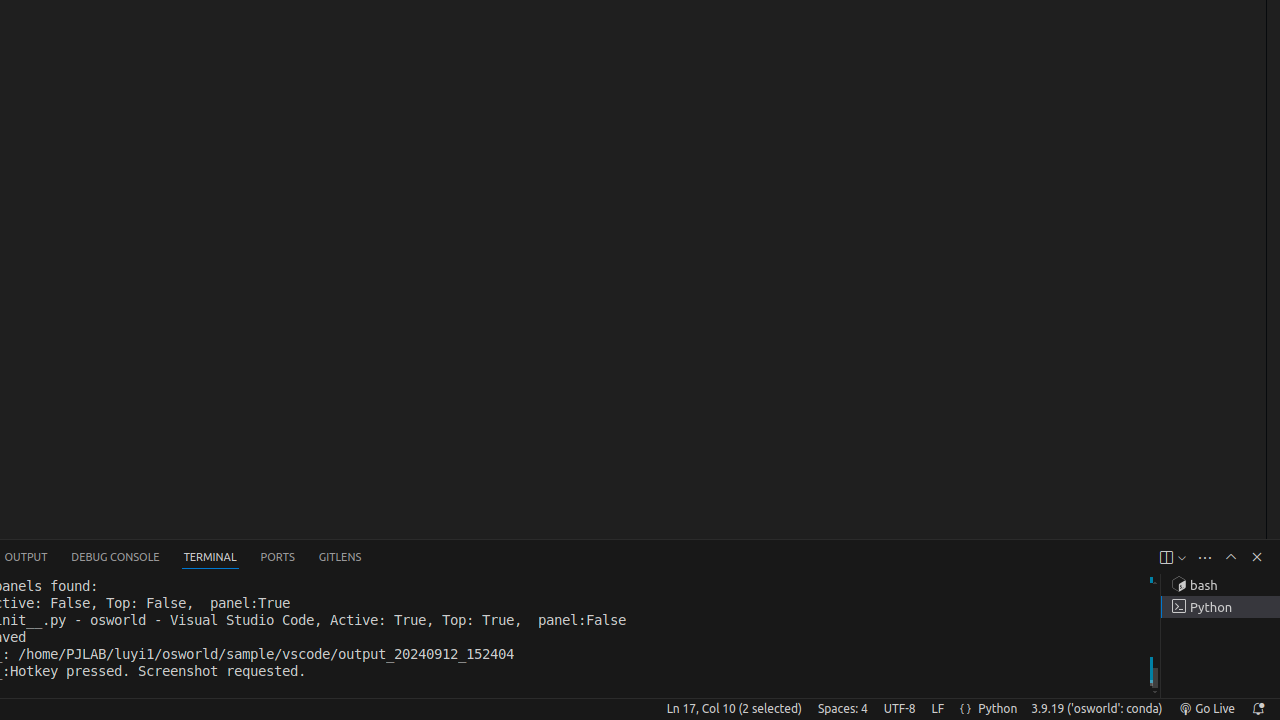 This screenshot has height=720, width=1280. Describe the element at coordinates (1219, 606) in the screenshot. I see `'Terminal 5 Python'` at that location.